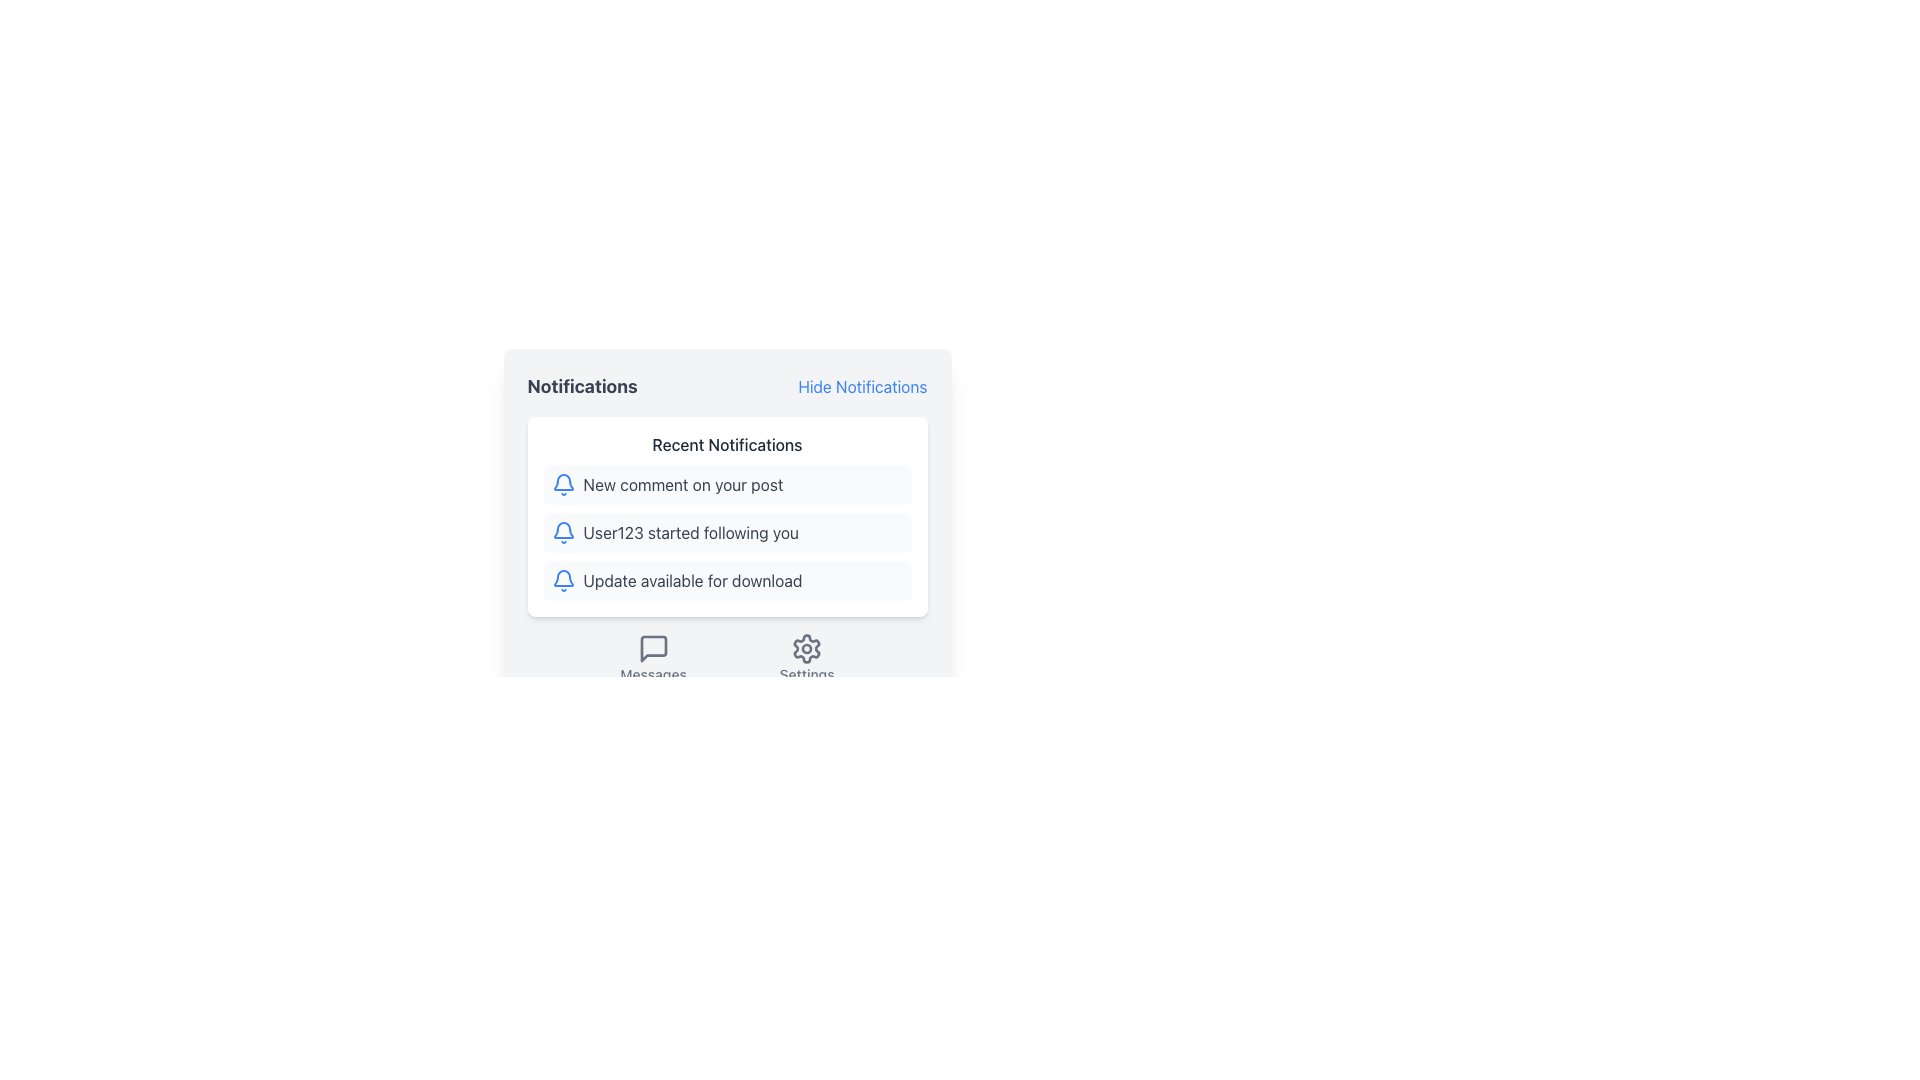  Describe the element at coordinates (807, 659) in the screenshot. I see `the settings button located at the bottom right of the interface` at that location.